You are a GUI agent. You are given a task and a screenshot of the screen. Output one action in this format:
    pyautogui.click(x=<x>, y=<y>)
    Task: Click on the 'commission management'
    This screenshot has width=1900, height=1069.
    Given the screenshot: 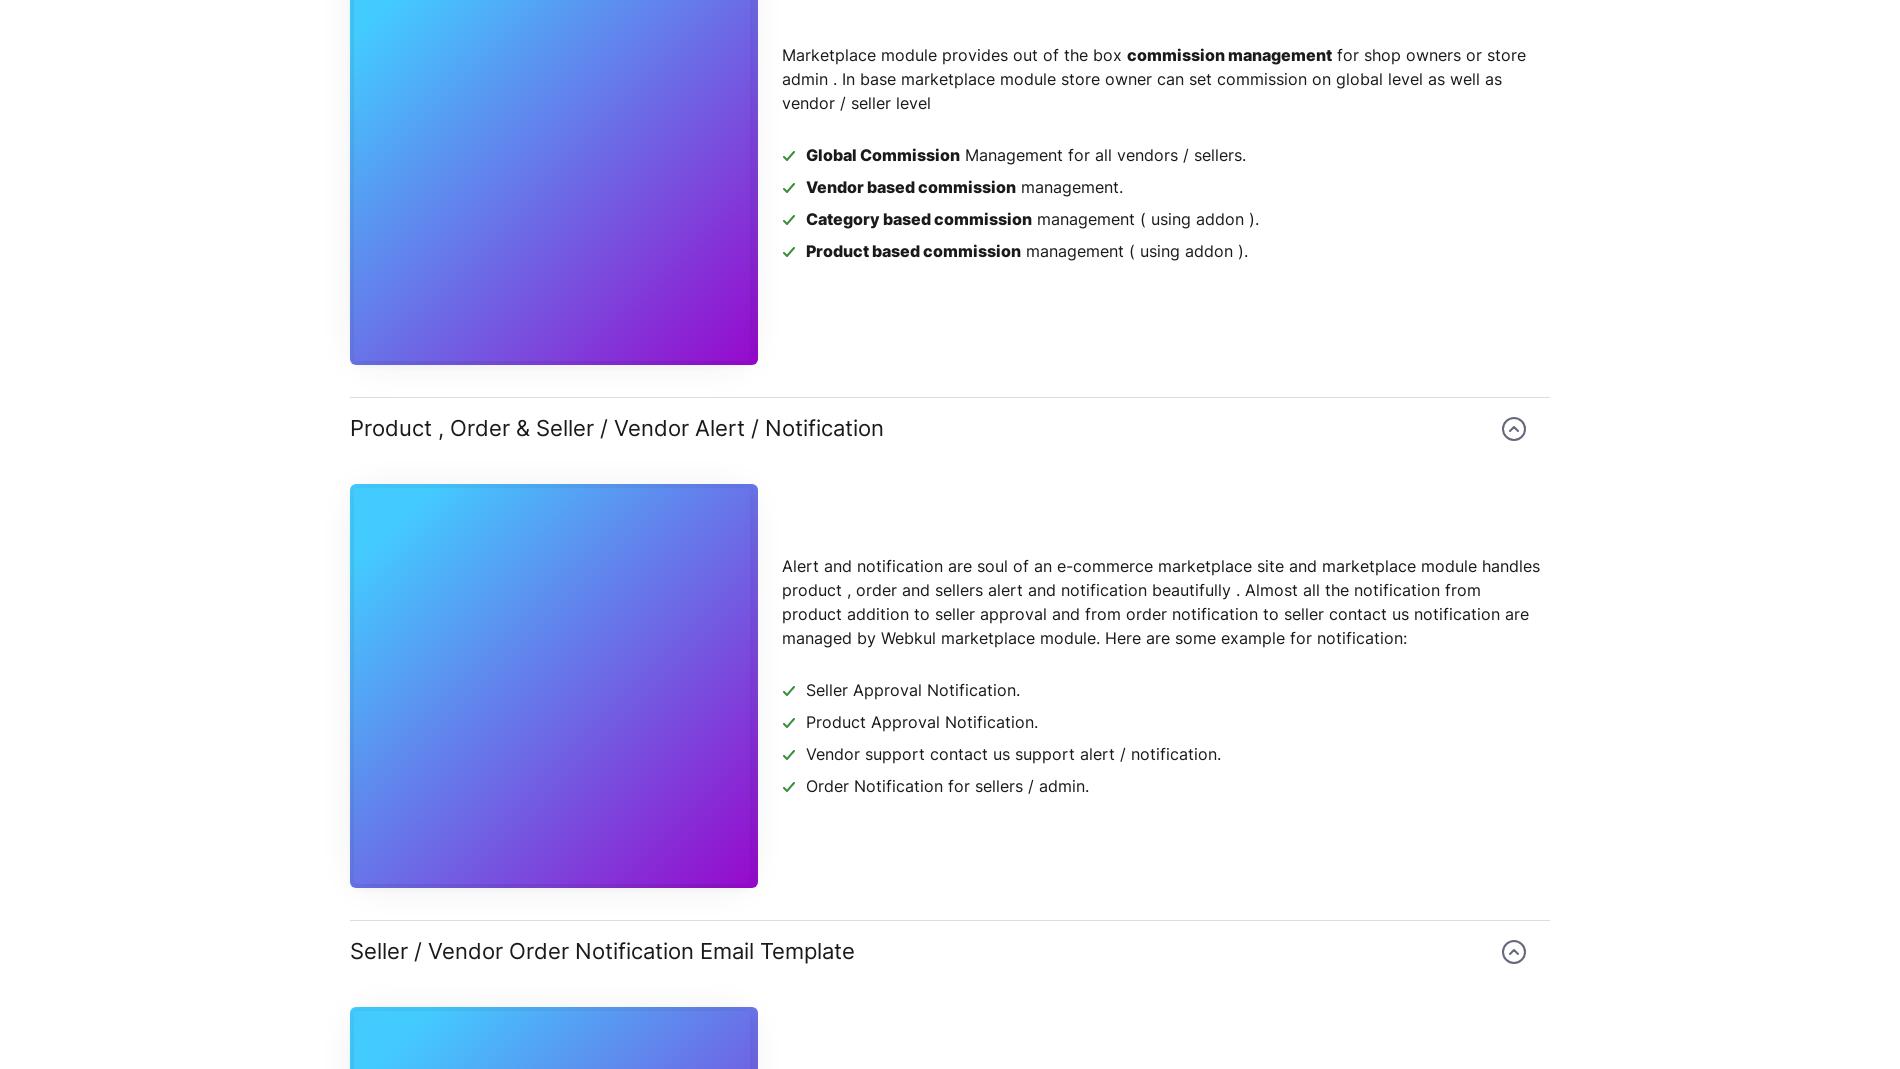 What is the action you would take?
    pyautogui.click(x=1228, y=53)
    